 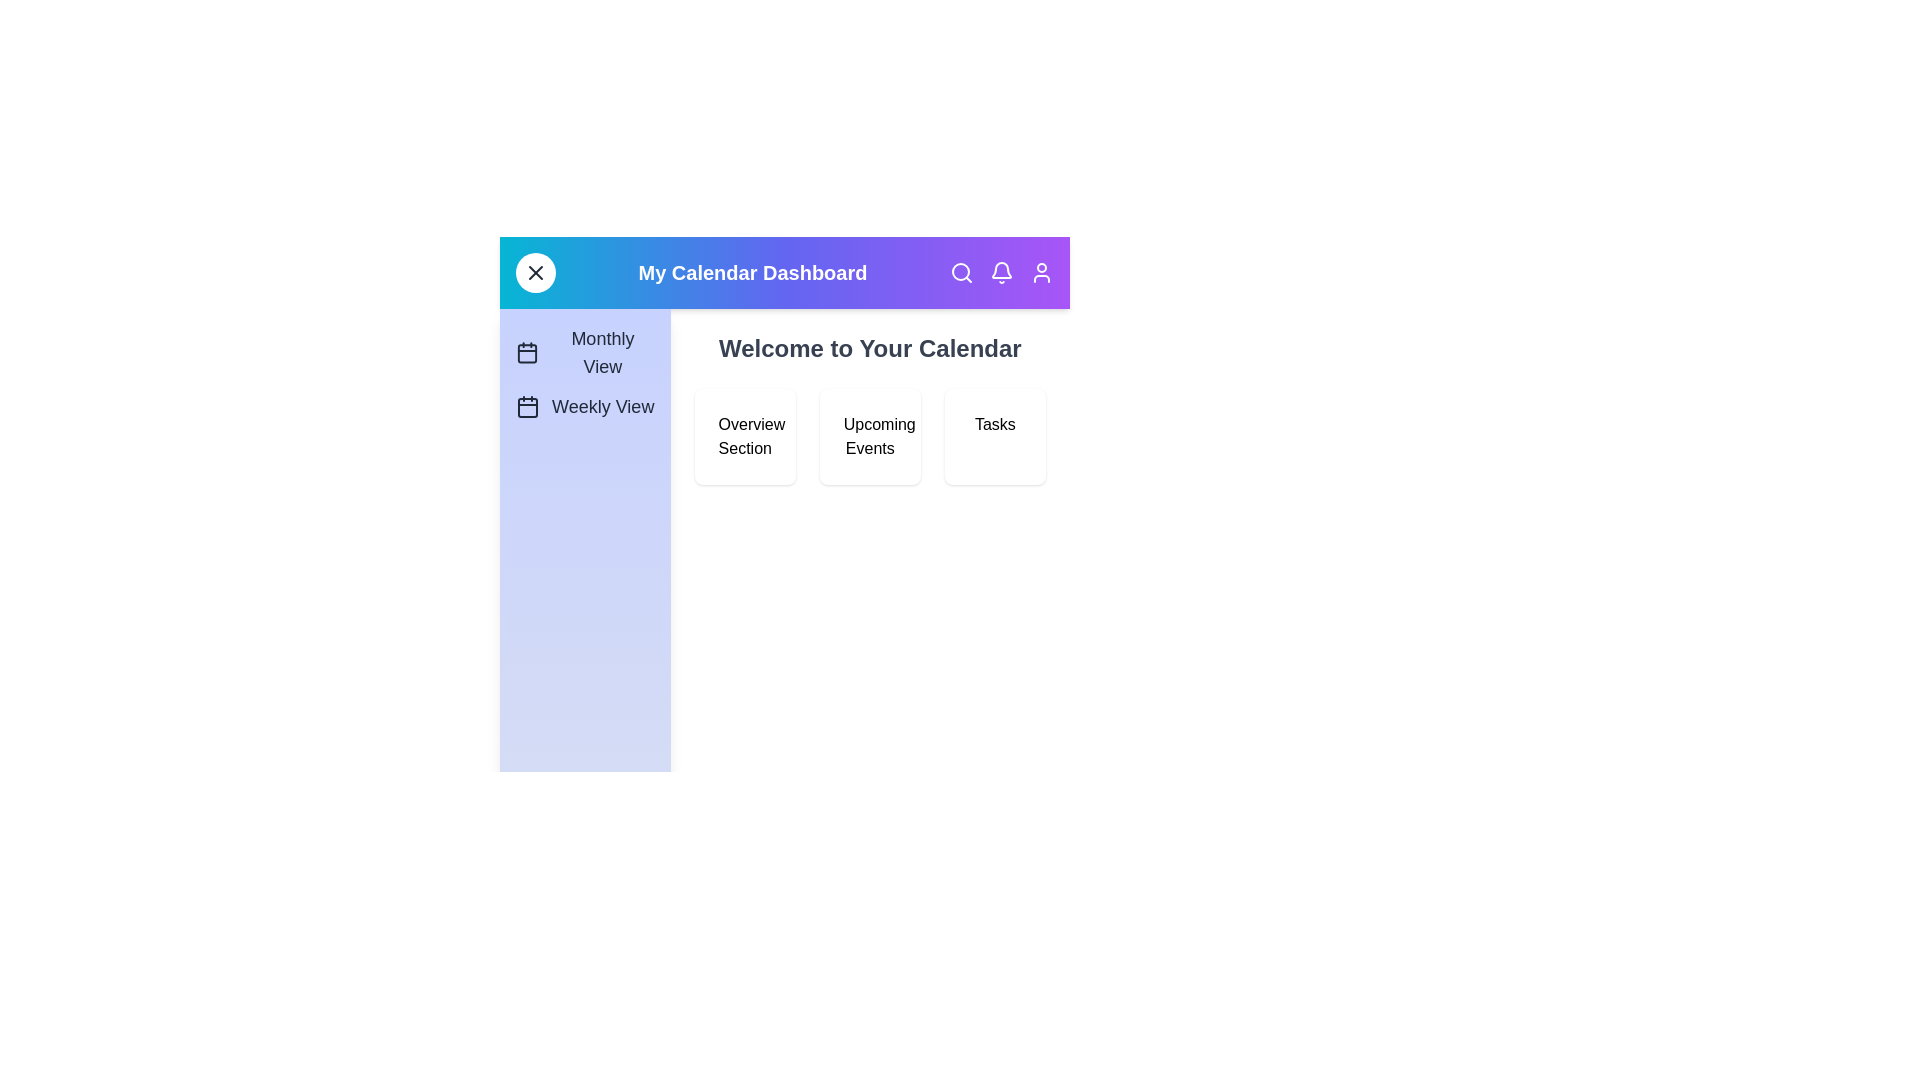 I want to click on the magnifying glass icon button in the top right of the purple navigation bar, so click(x=961, y=273).